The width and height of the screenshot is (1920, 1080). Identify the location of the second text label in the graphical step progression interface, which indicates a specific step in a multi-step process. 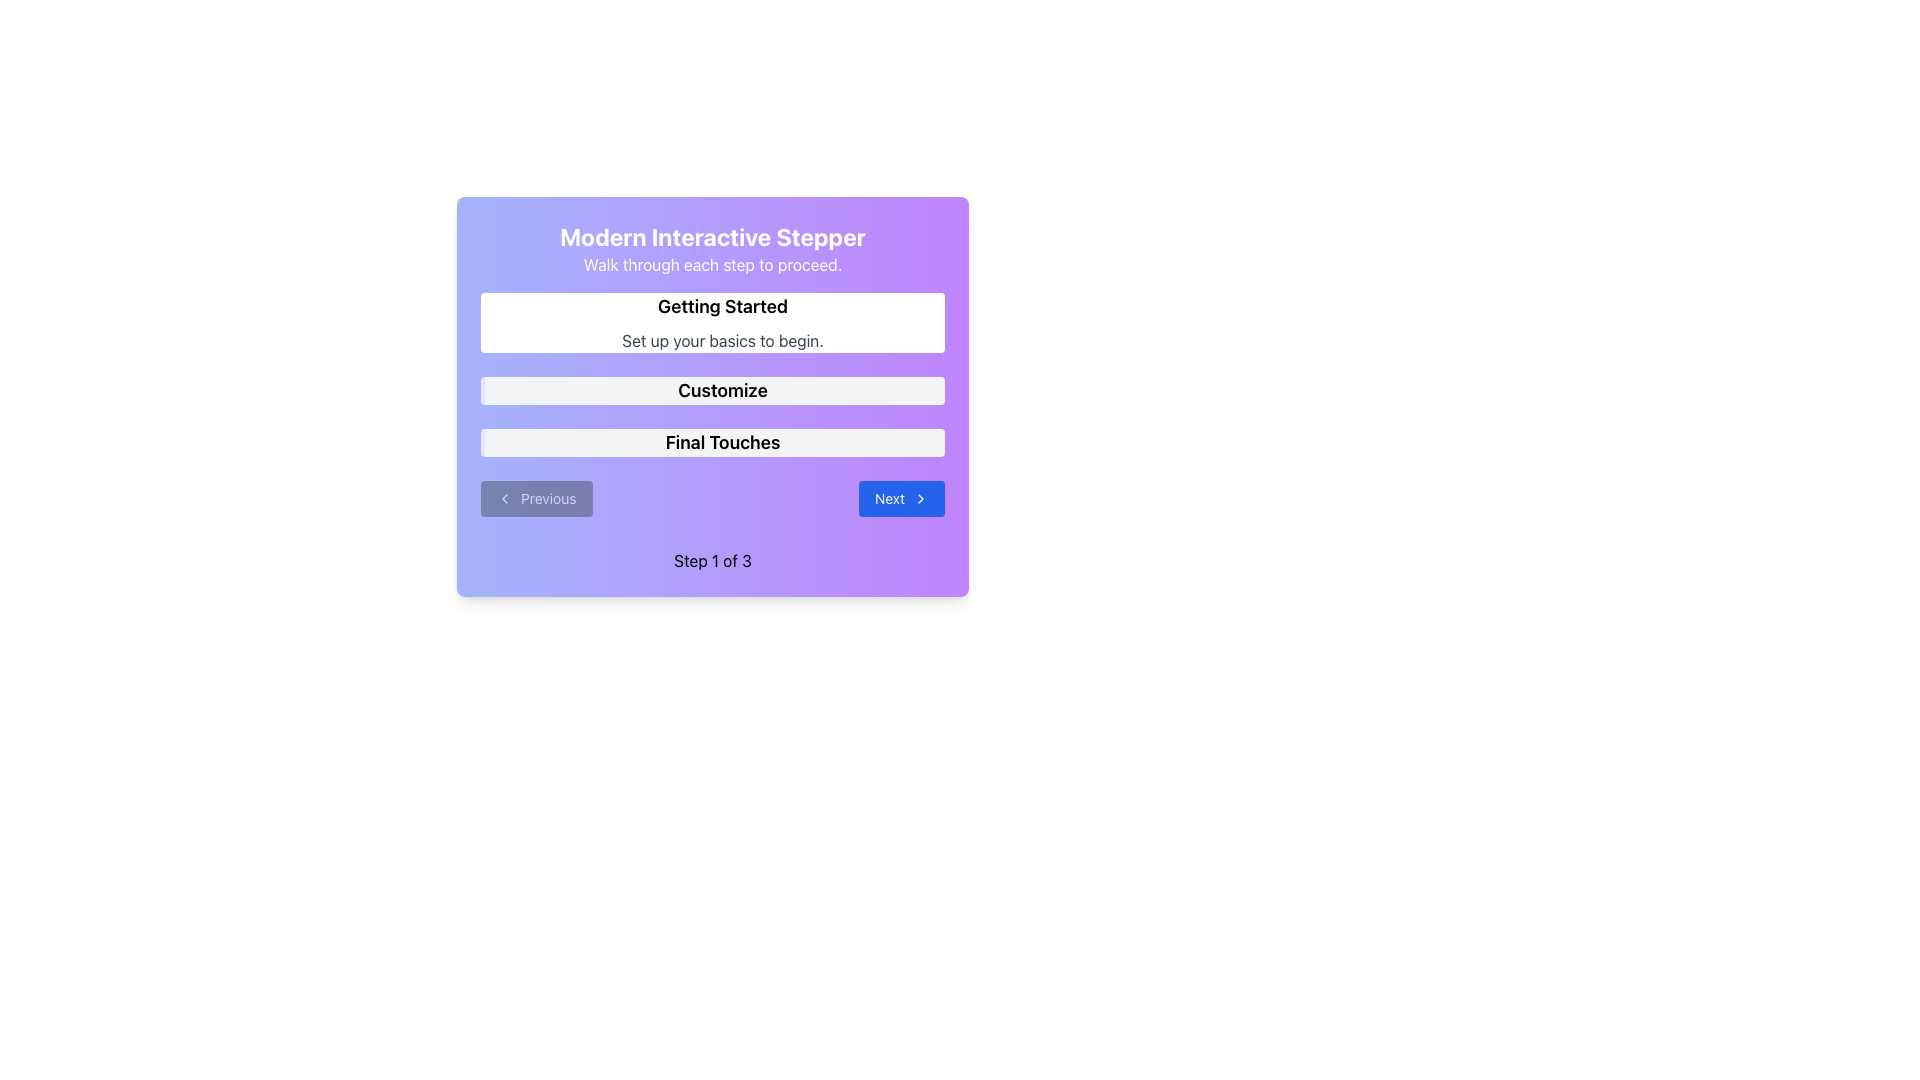
(713, 390).